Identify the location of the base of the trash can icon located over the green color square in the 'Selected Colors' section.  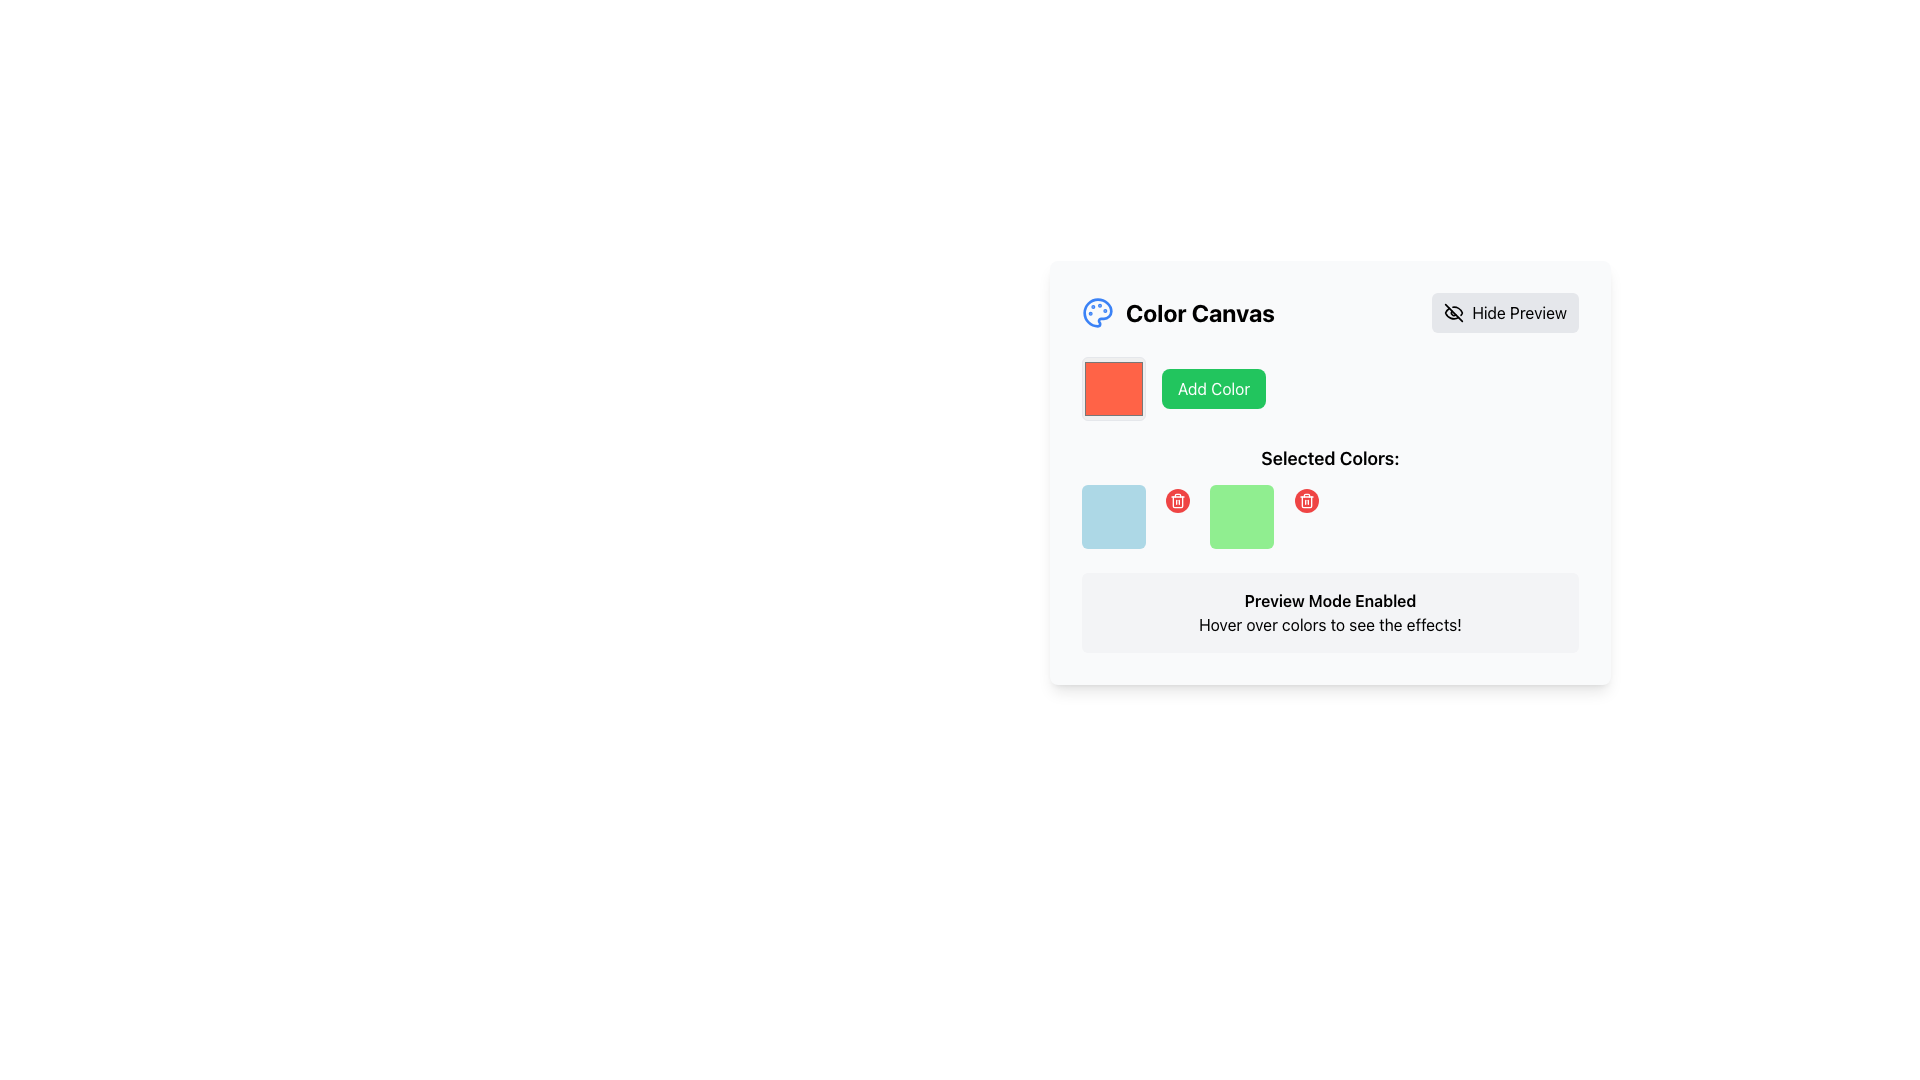
(1178, 501).